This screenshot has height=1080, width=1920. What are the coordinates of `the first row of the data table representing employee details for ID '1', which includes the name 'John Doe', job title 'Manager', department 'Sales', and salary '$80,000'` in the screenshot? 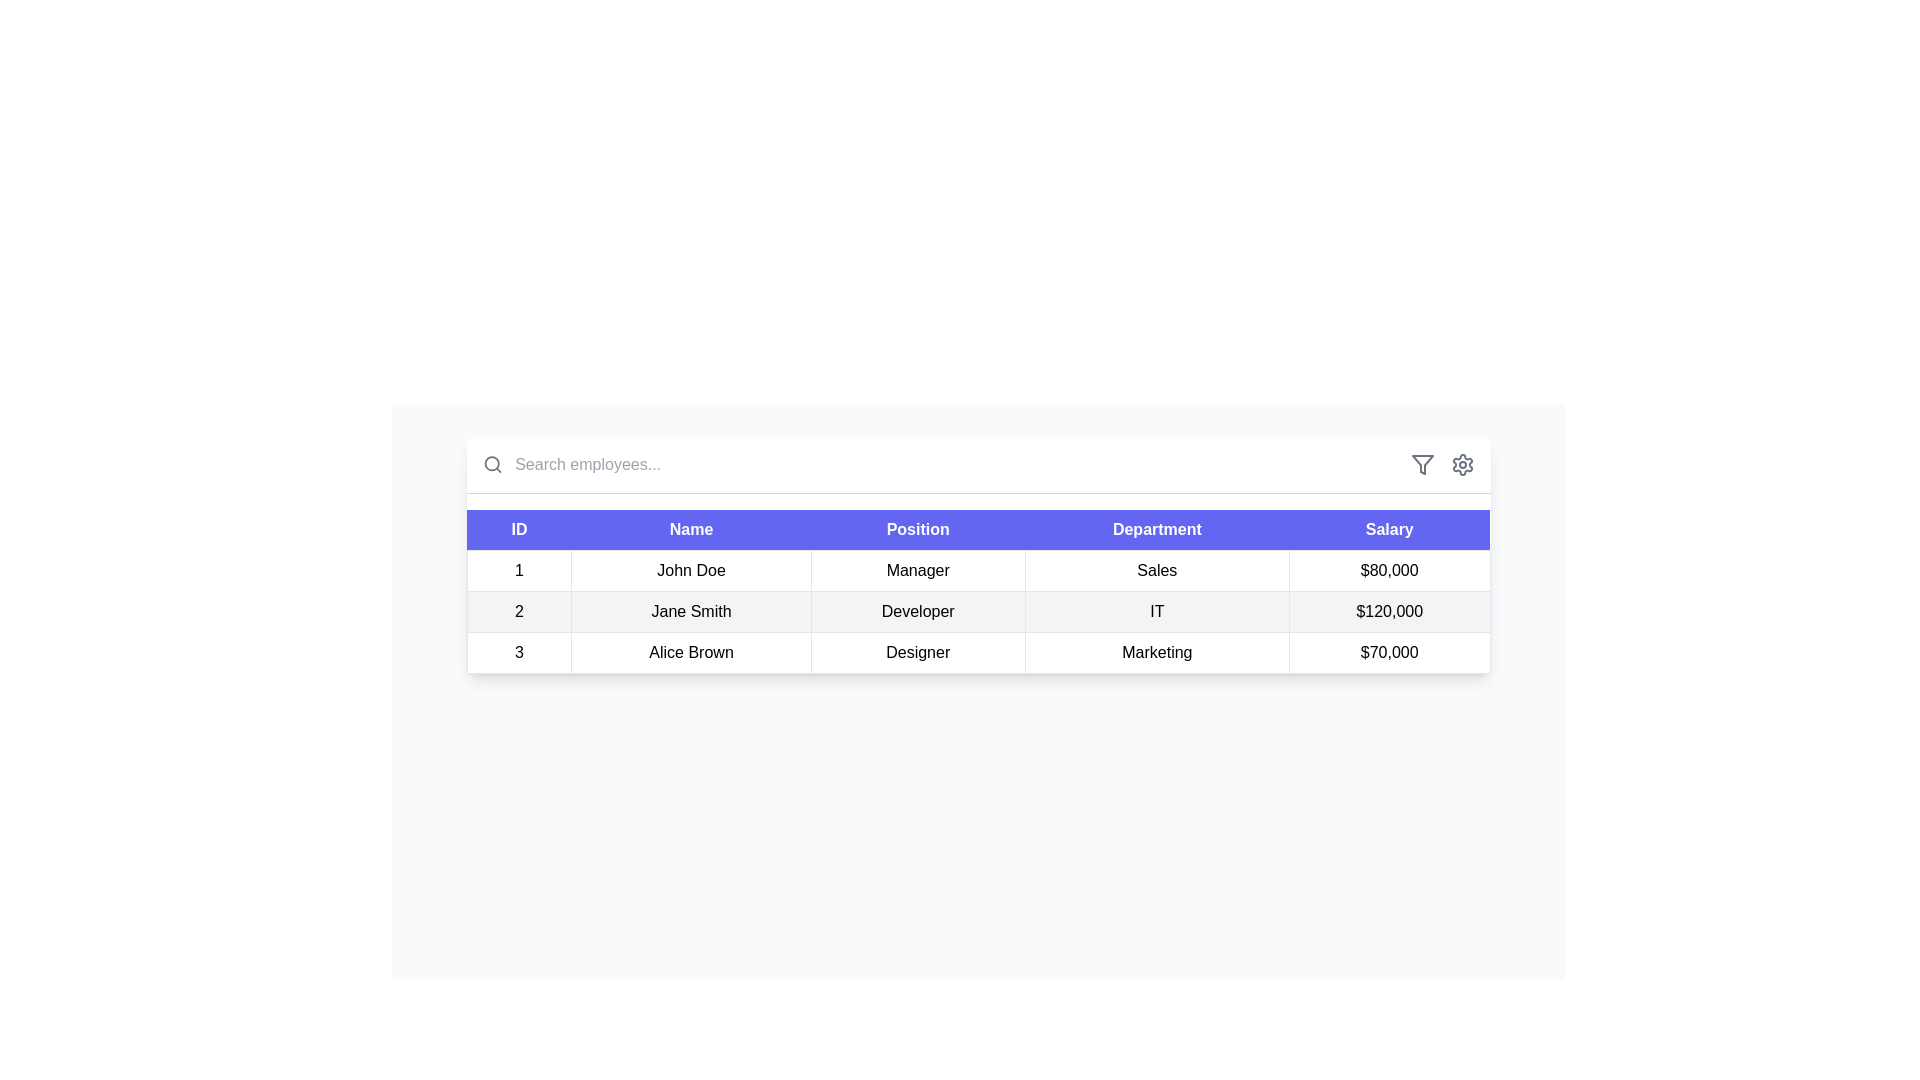 It's located at (978, 570).